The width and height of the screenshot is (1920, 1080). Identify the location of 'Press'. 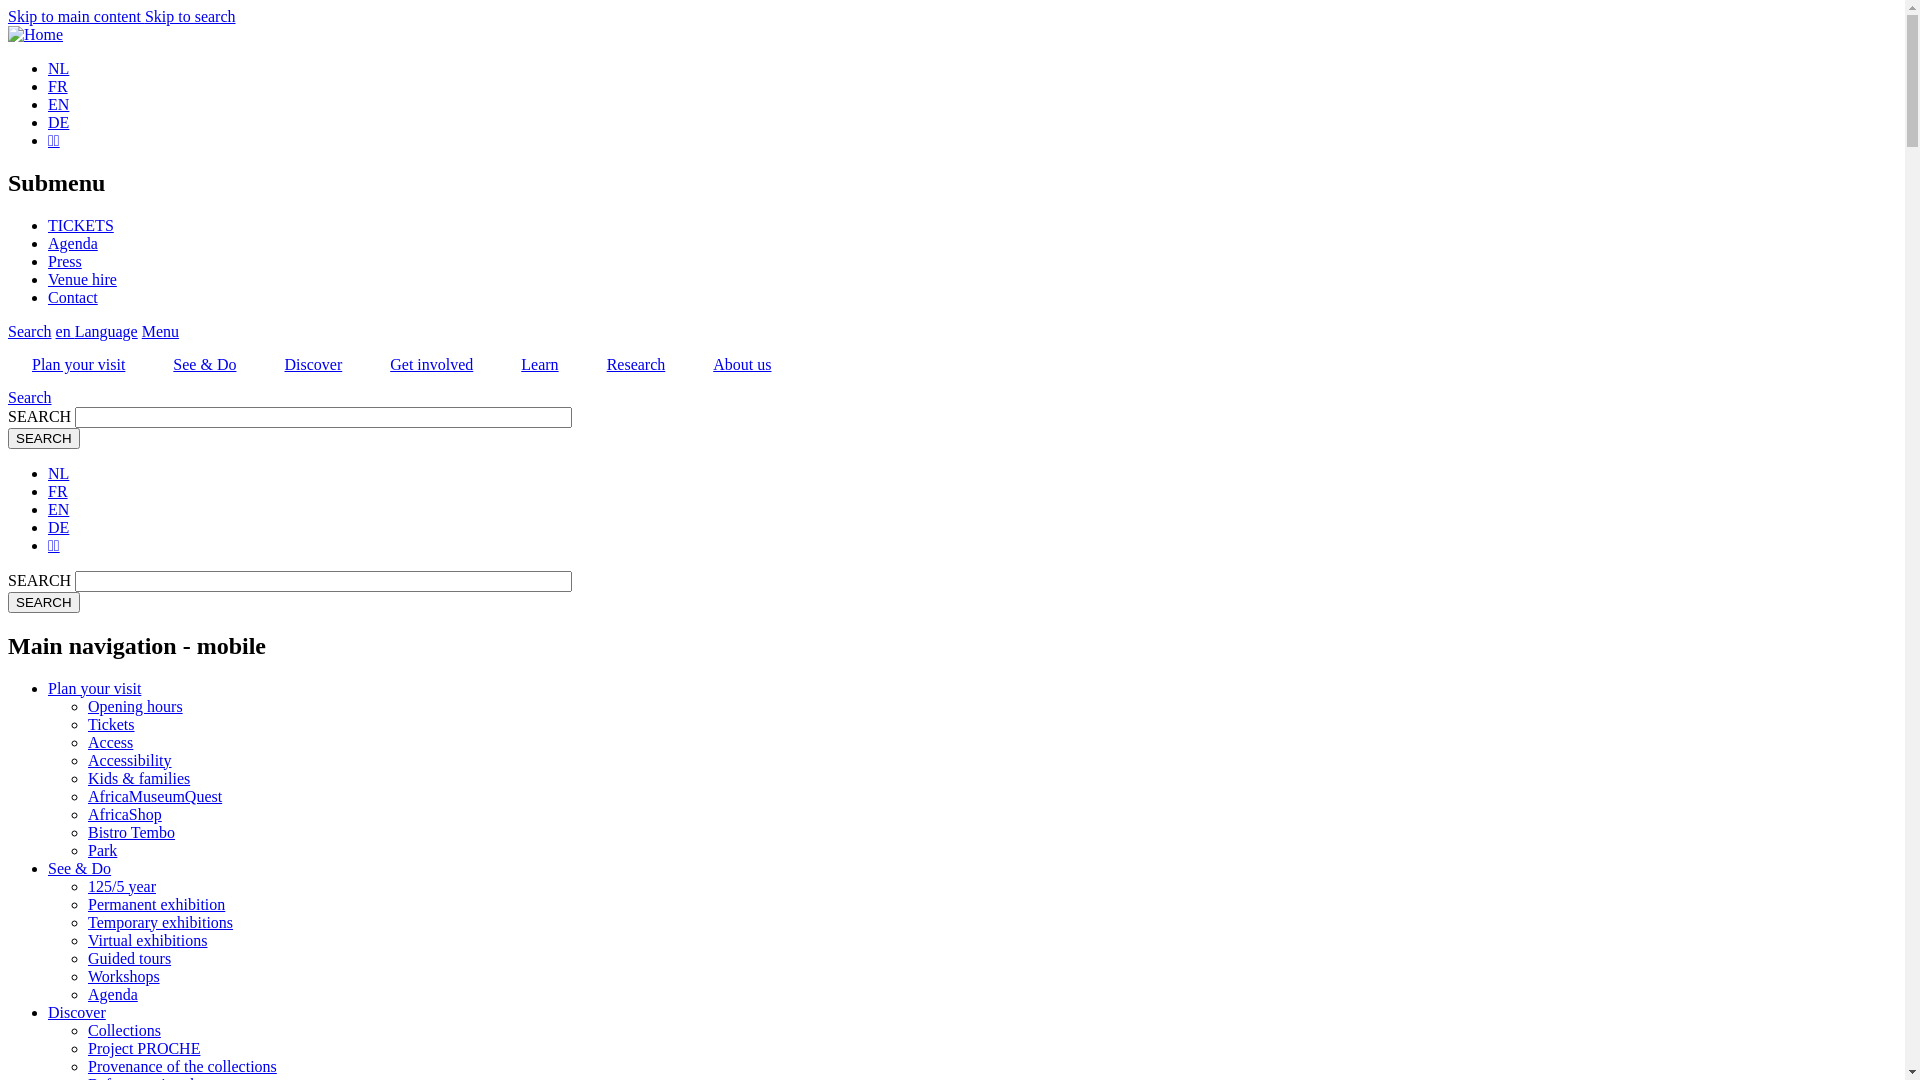
(48, 260).